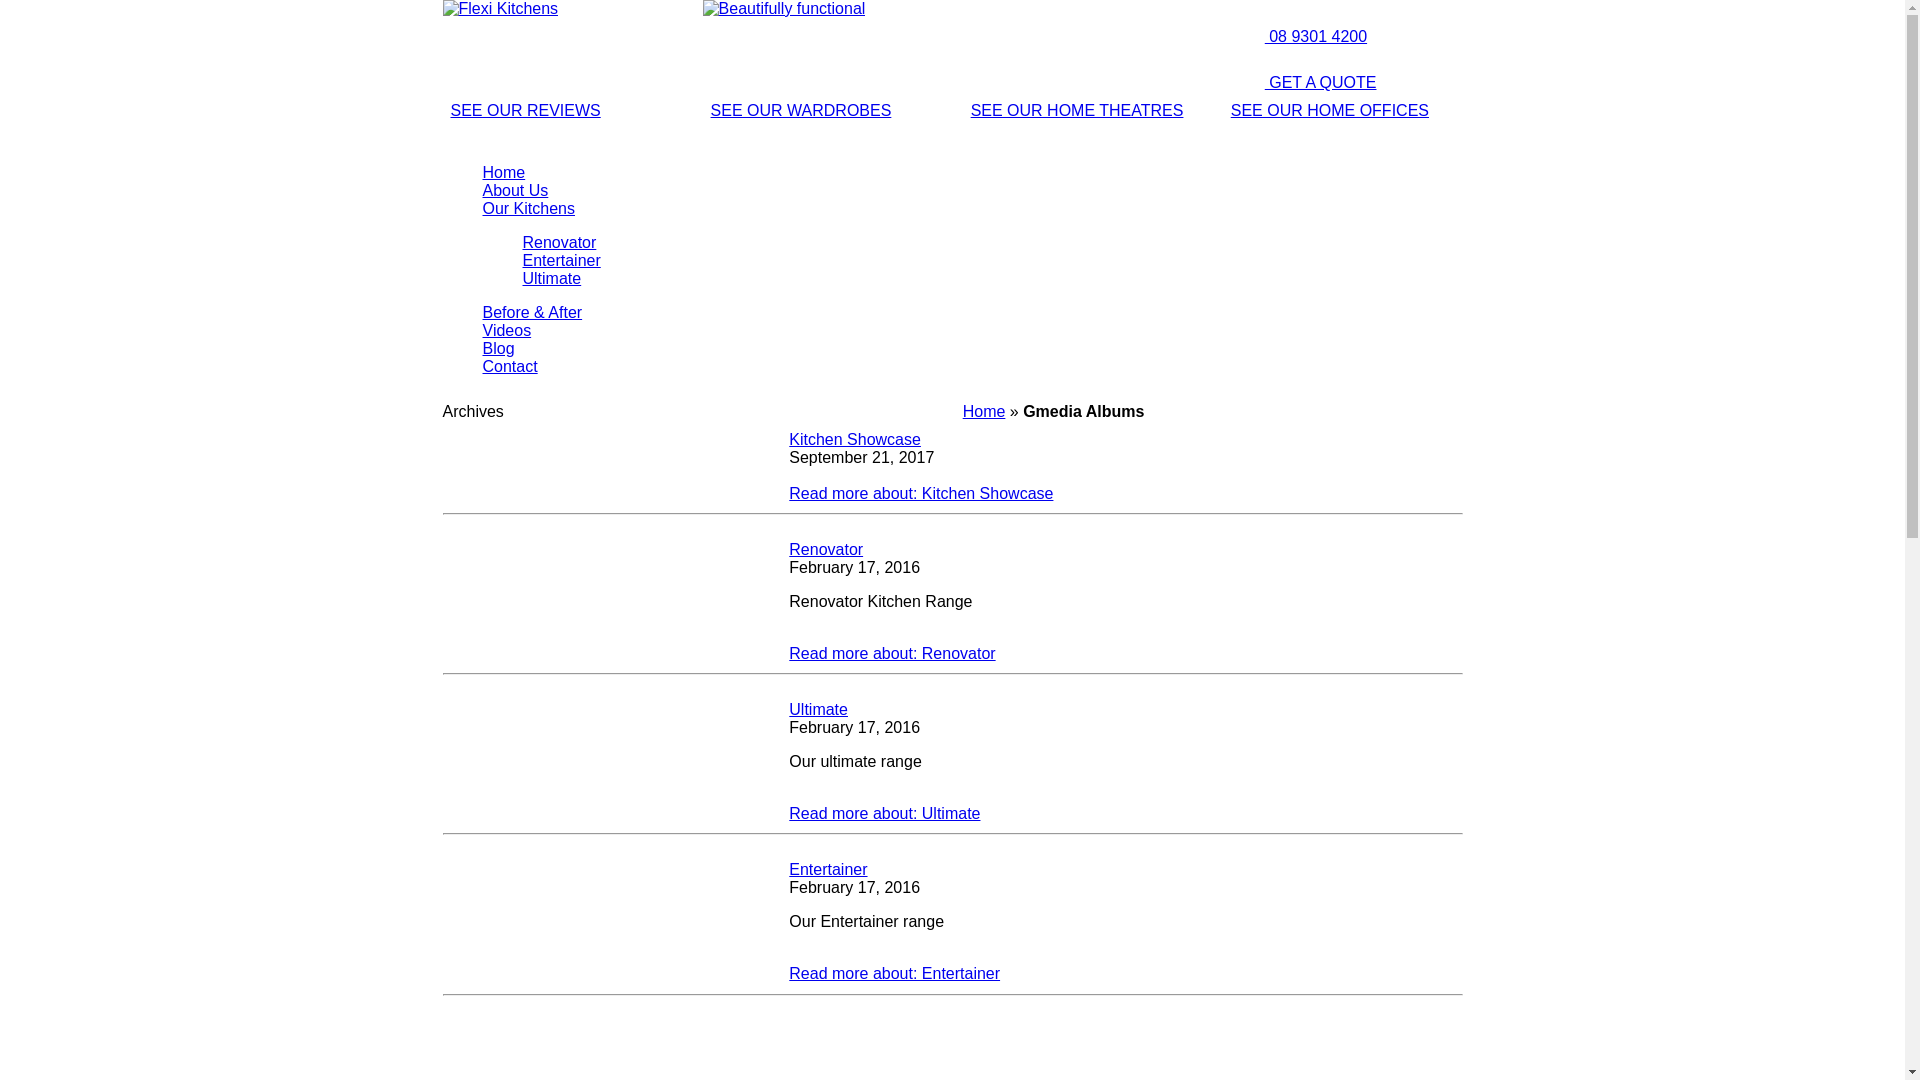 The height and width of the screenshot is (1080, 1920). I want to click on 'Read more about: Ultimate', so click(883, 813).